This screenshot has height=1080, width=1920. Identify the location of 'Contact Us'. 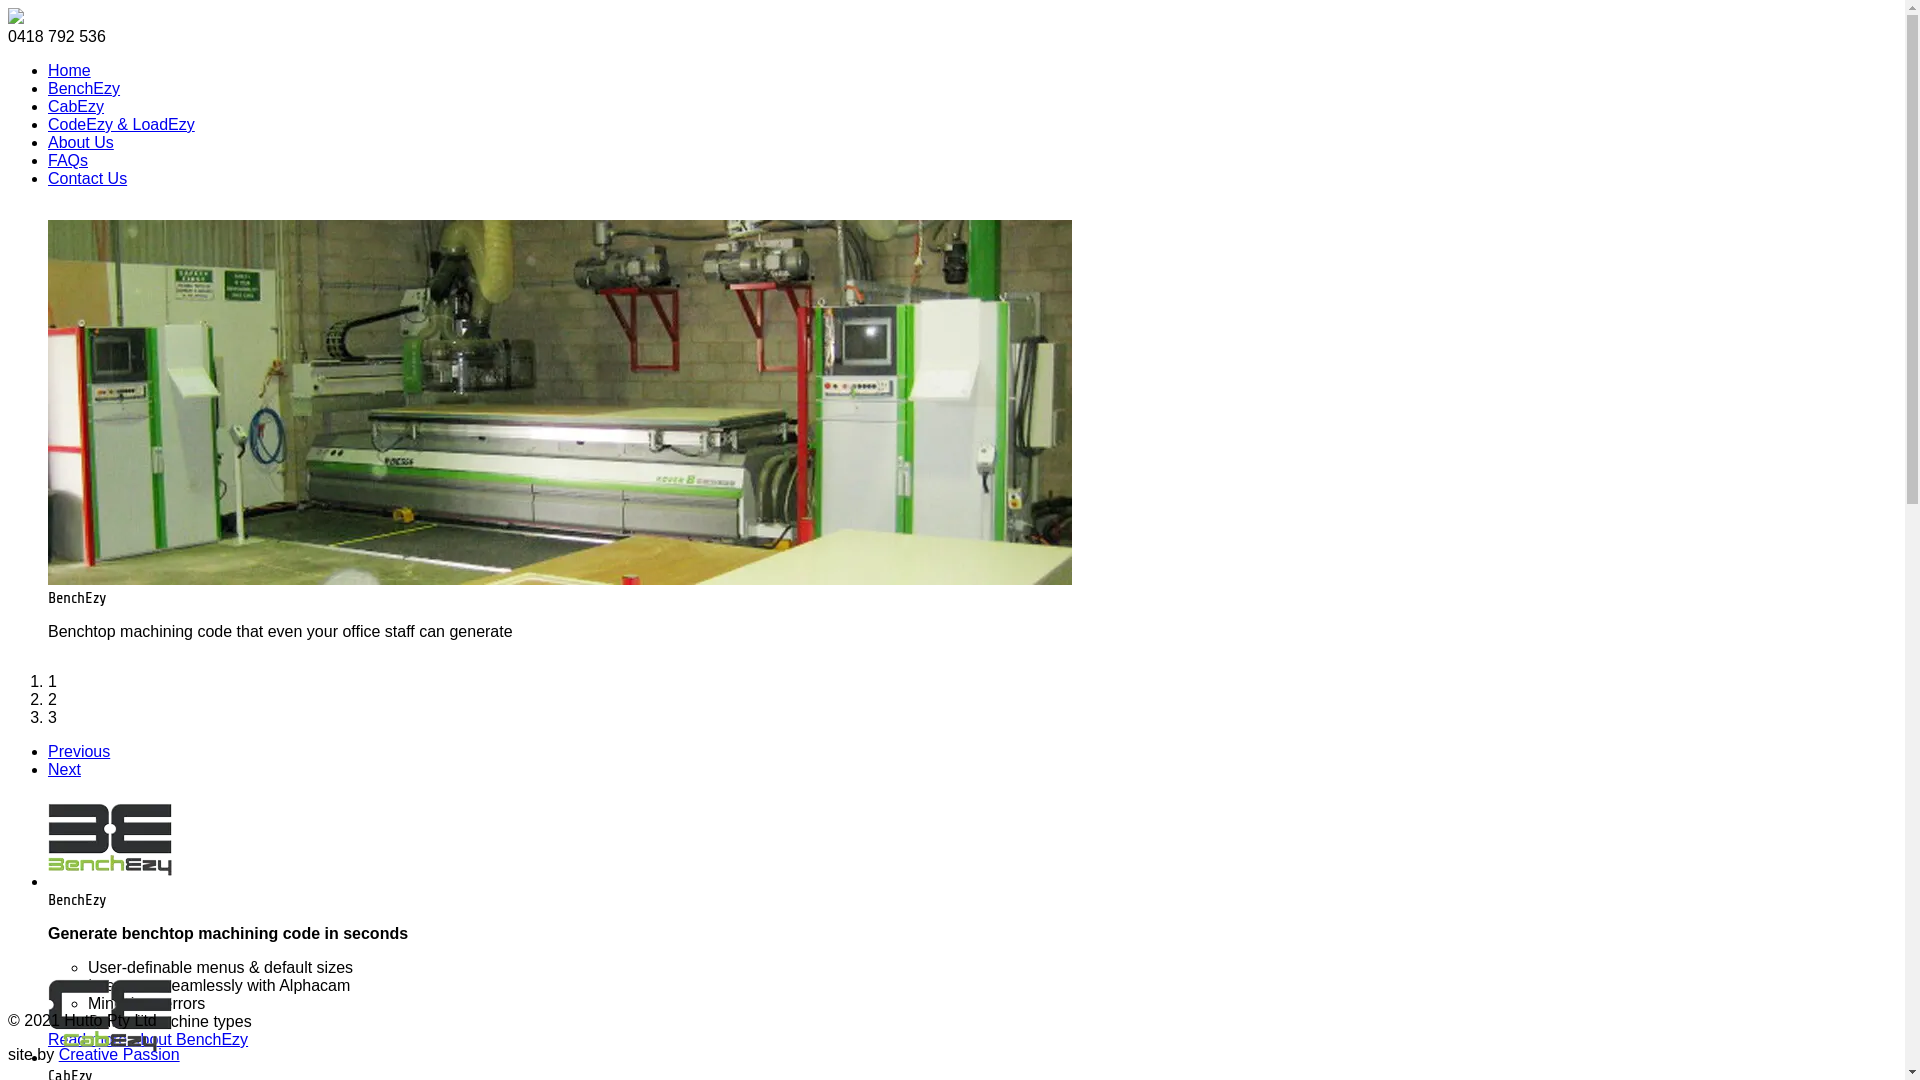
(86, 177).